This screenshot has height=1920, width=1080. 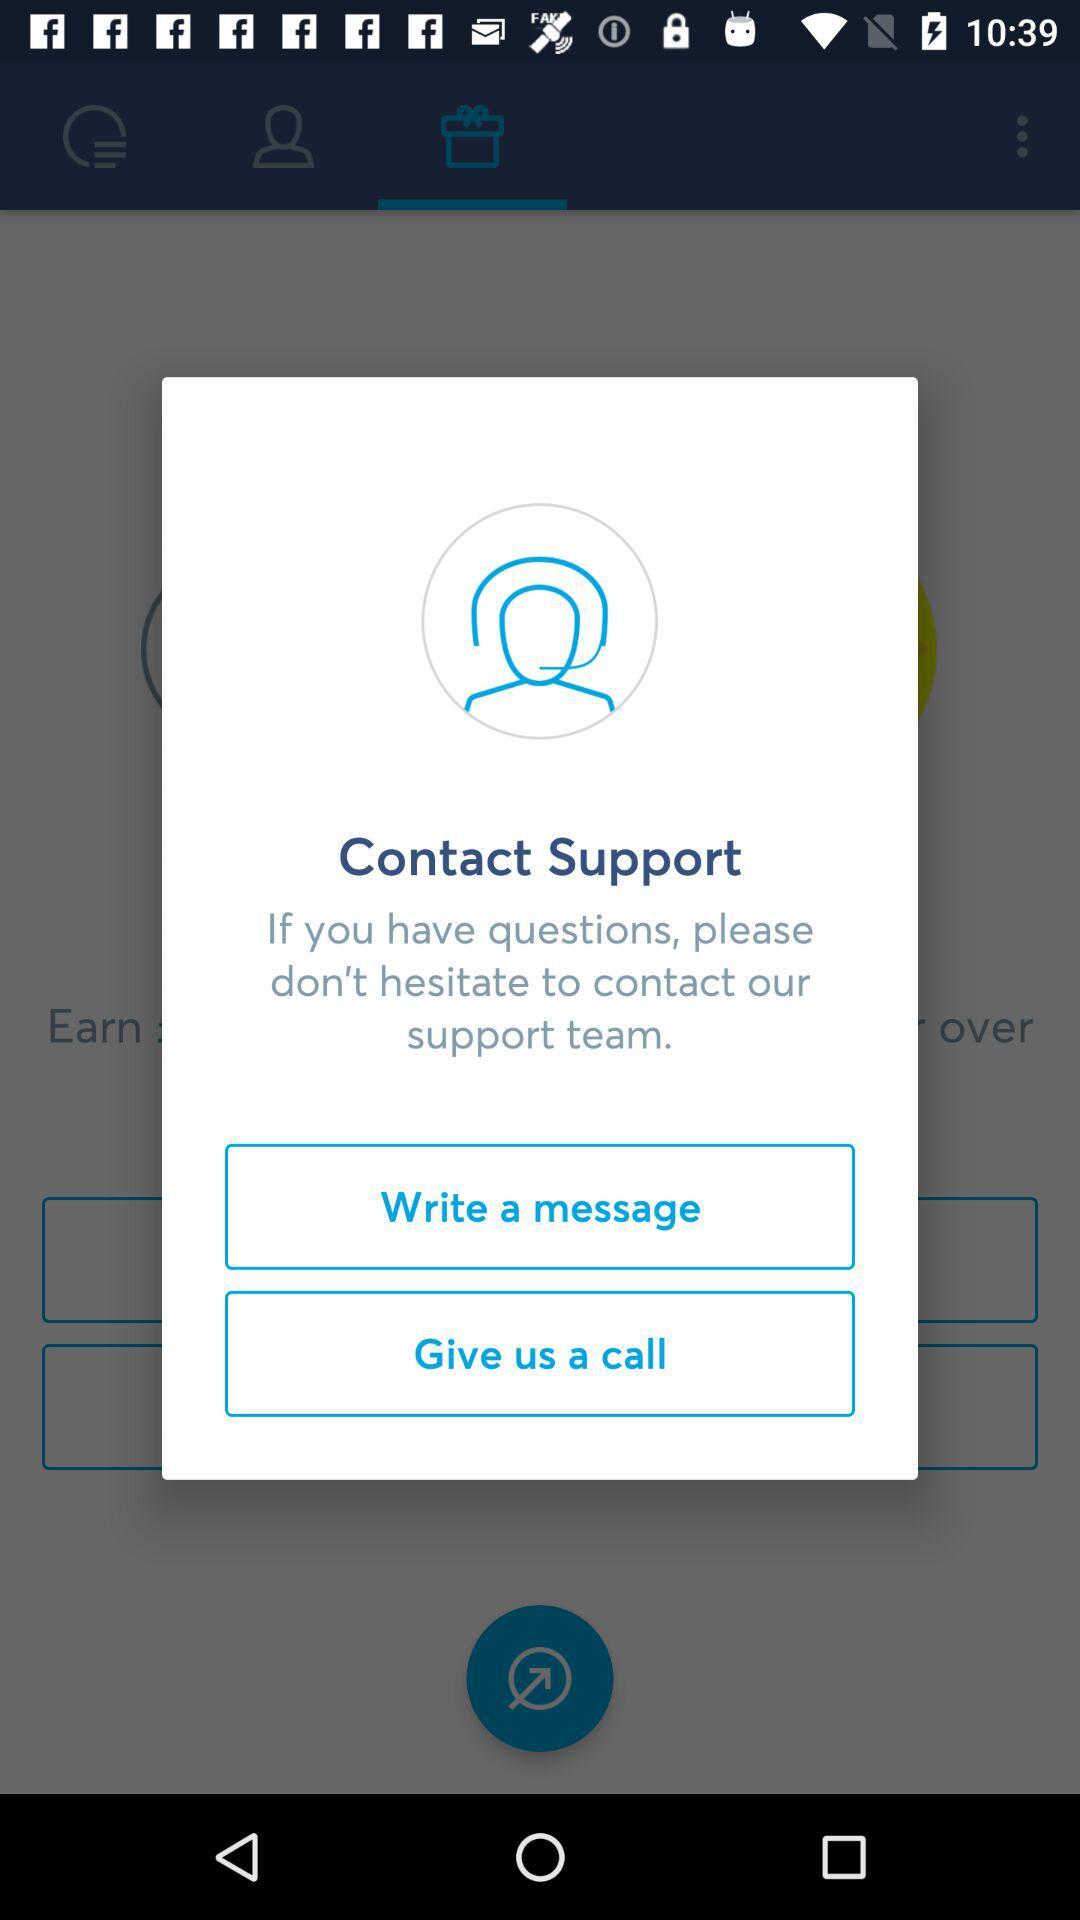 I want to click on the give us a icon, so click(x=540, y=1353).